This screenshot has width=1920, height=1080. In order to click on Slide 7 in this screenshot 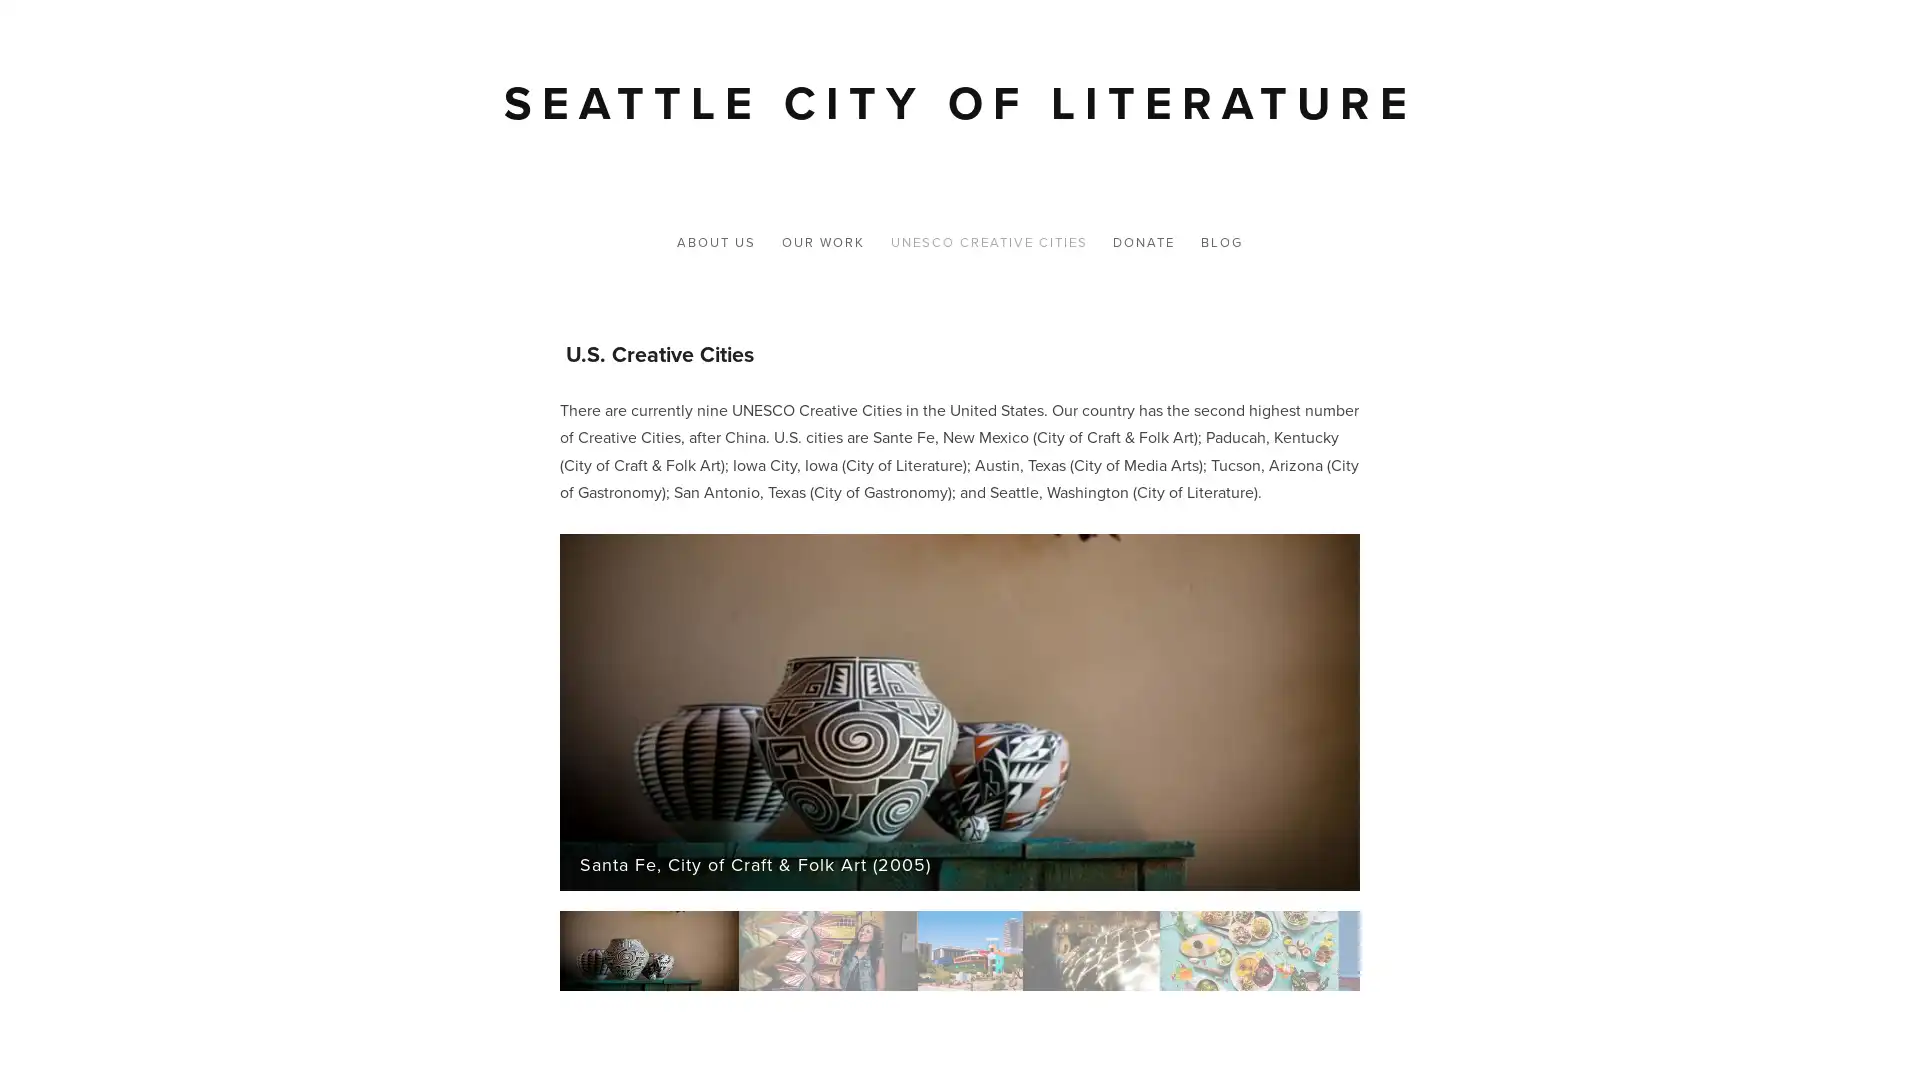, I will do `click(1577, 950)`.